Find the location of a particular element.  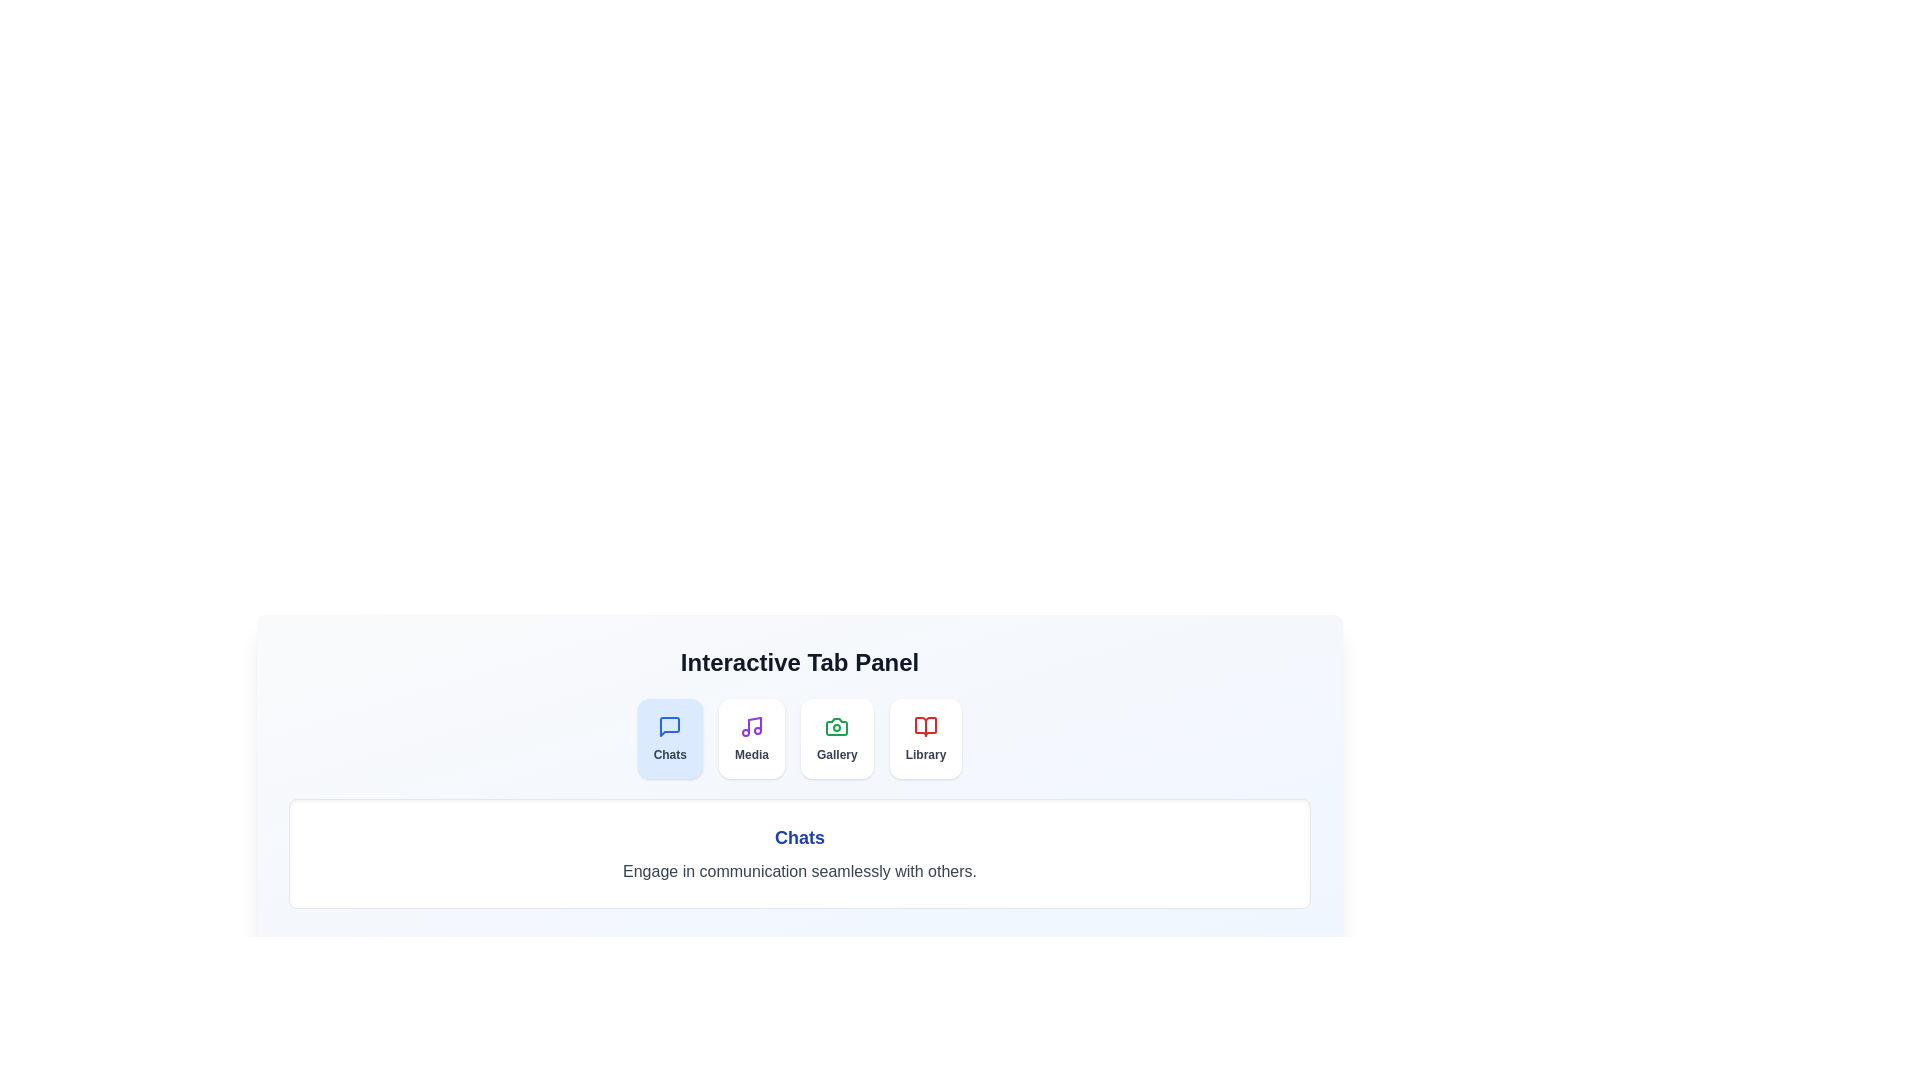

the Gallery tab is located at coordinates (836, 739).